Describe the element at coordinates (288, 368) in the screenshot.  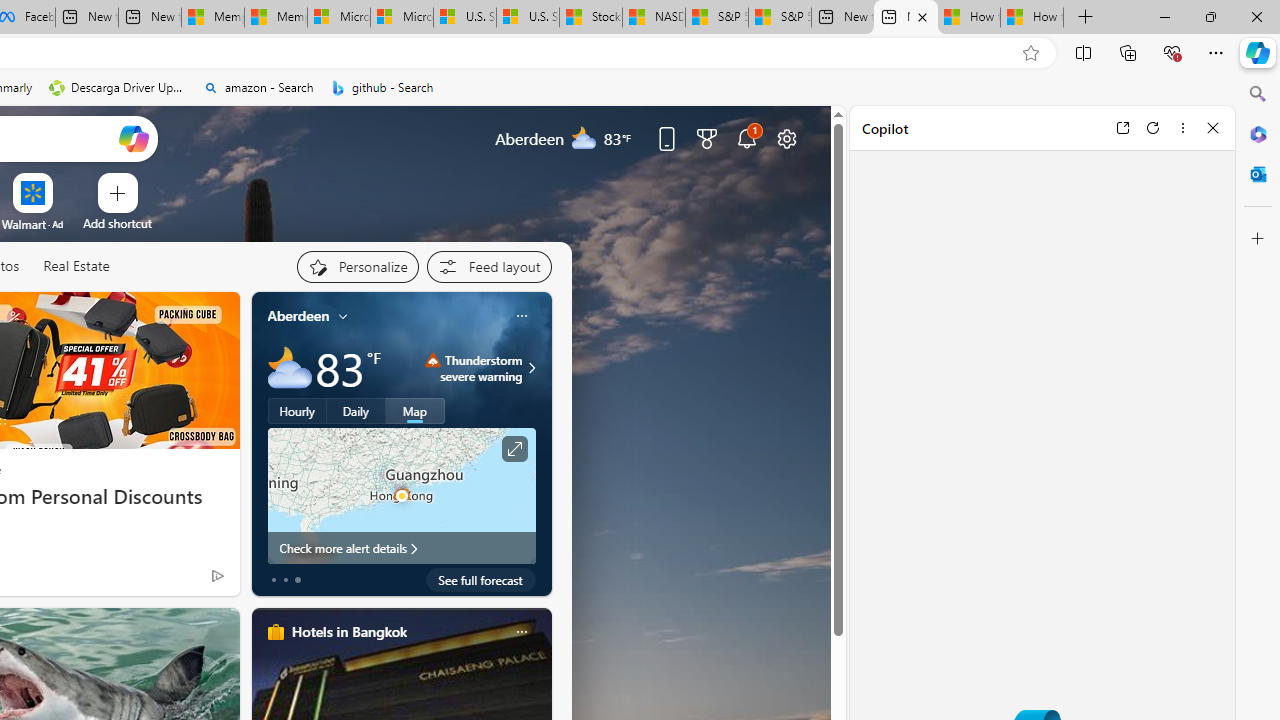
I see `'Mostly cloudy'` at that location.